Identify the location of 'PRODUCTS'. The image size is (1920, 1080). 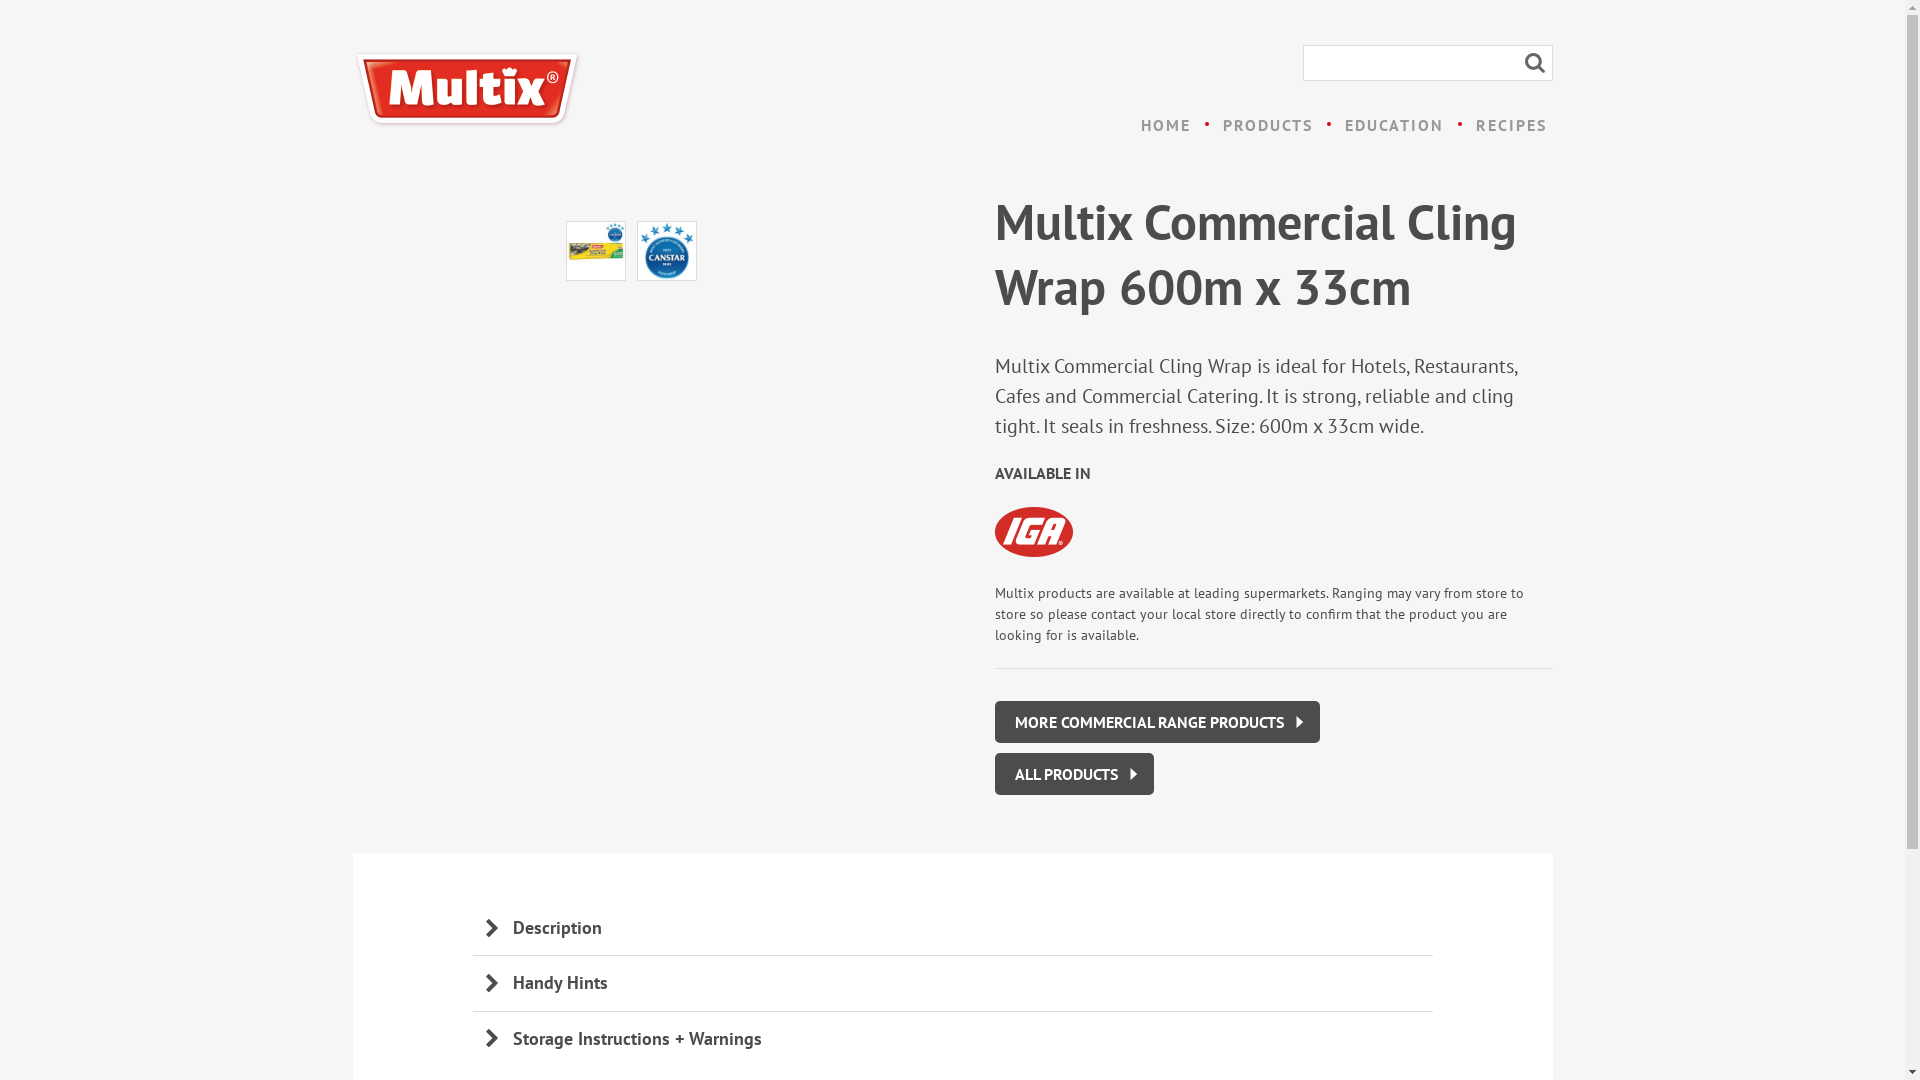
(1266, 124).